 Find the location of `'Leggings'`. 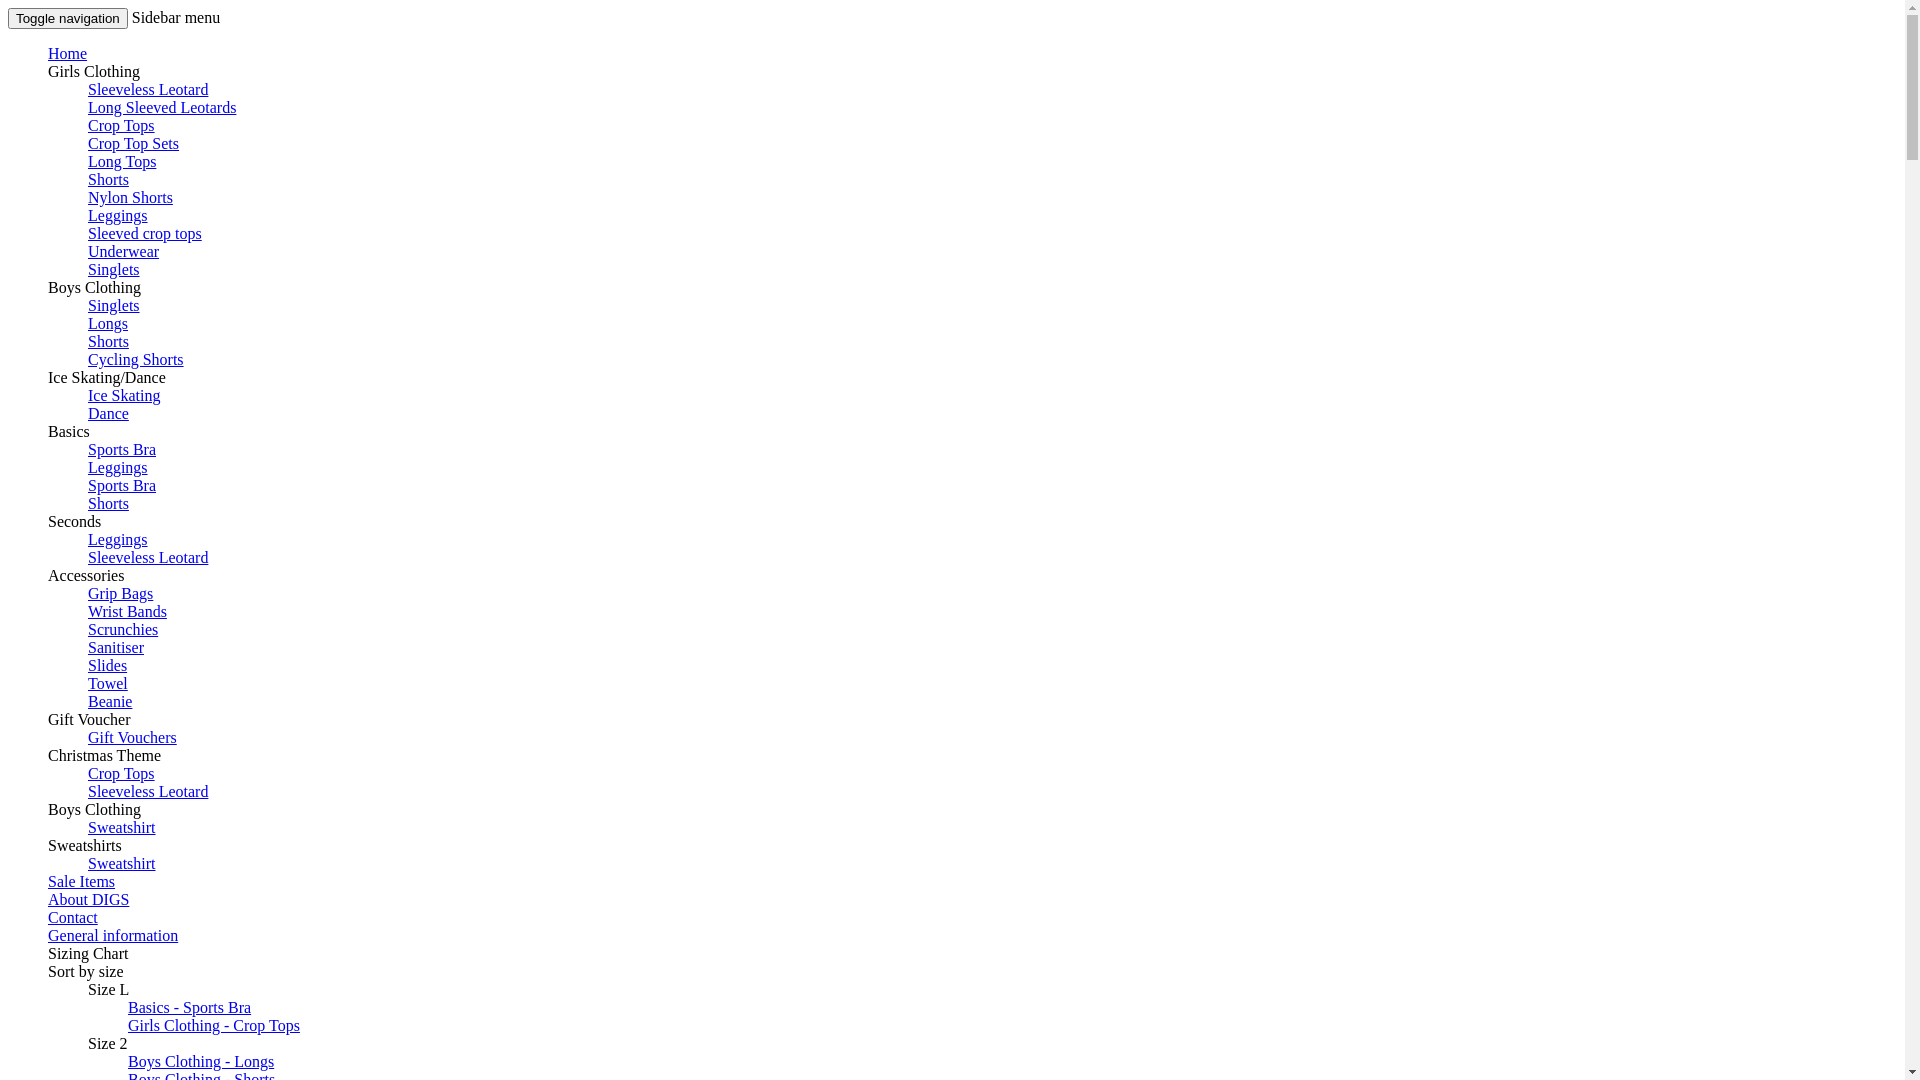

'Leggings' is located at coordinates (117, 538).